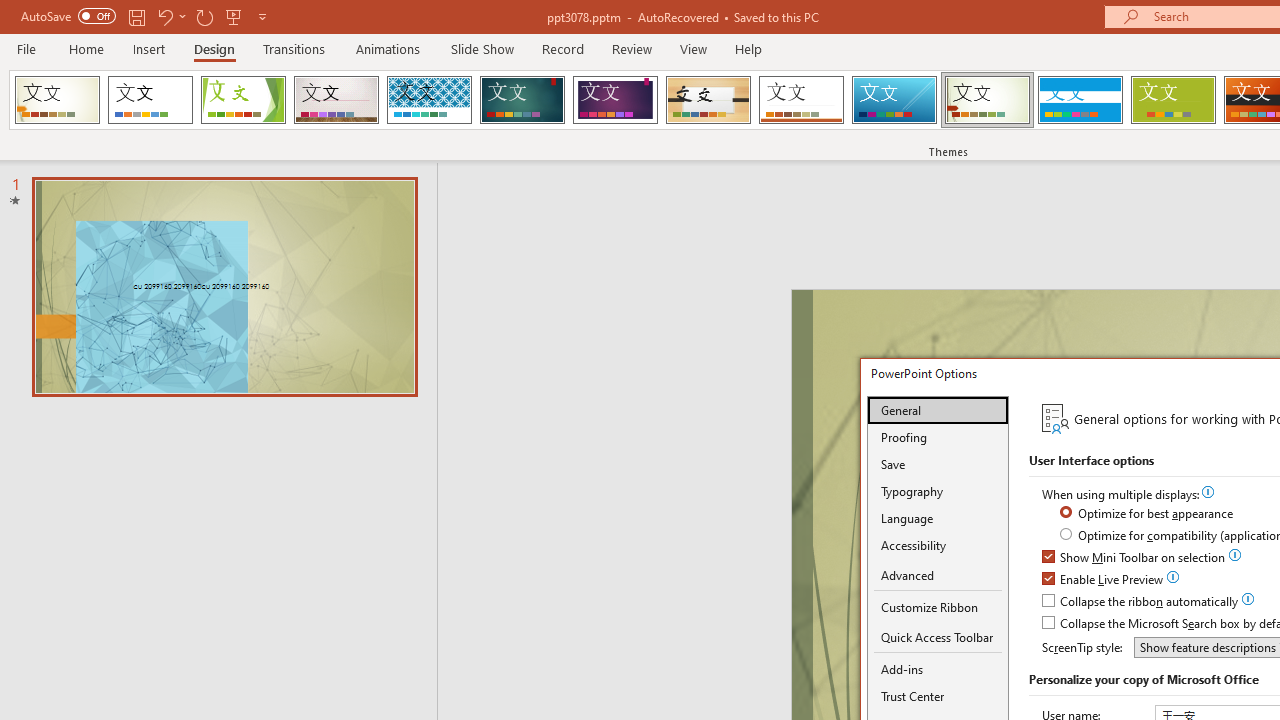  I want to click on 'General', so click(937, 409).